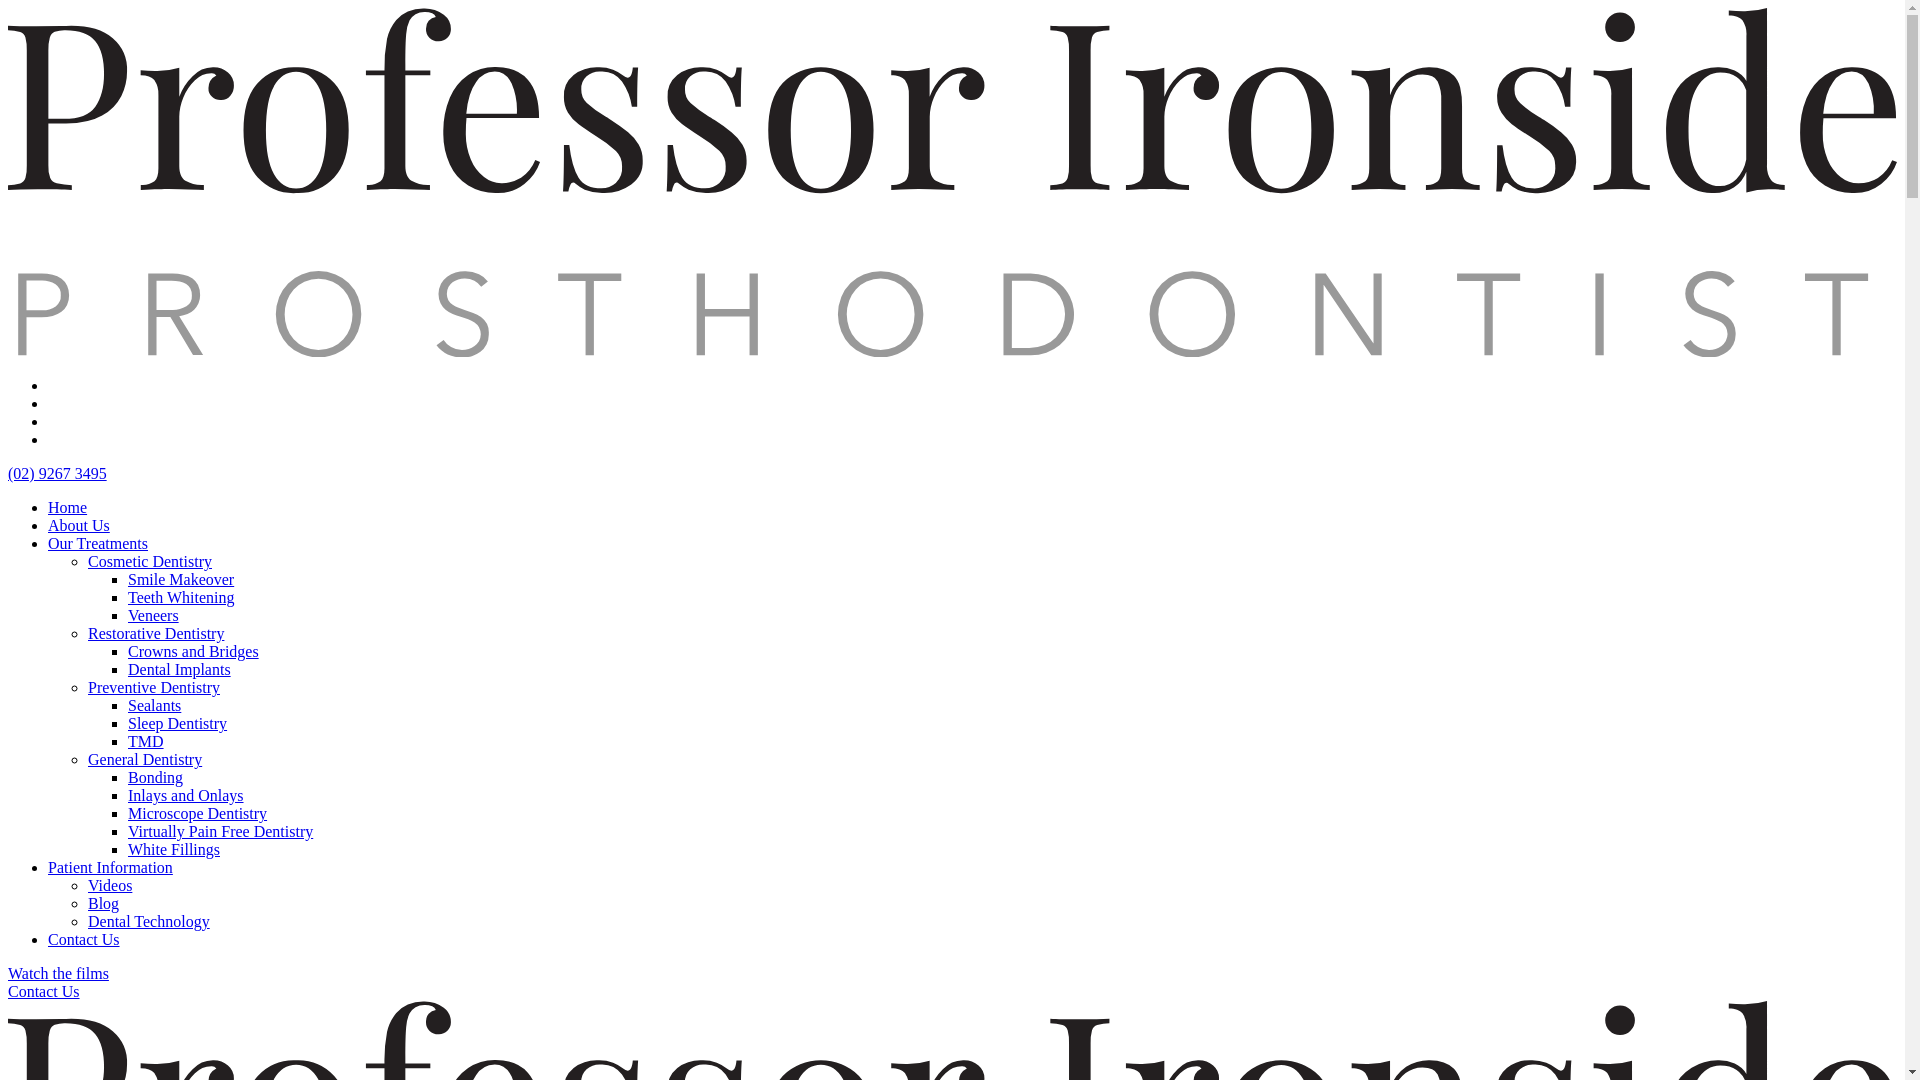  What do you see at coordinates (197, 813) in the screenshot?
I see `'Microscope Dentistry'` at bounding box center [197, 813].